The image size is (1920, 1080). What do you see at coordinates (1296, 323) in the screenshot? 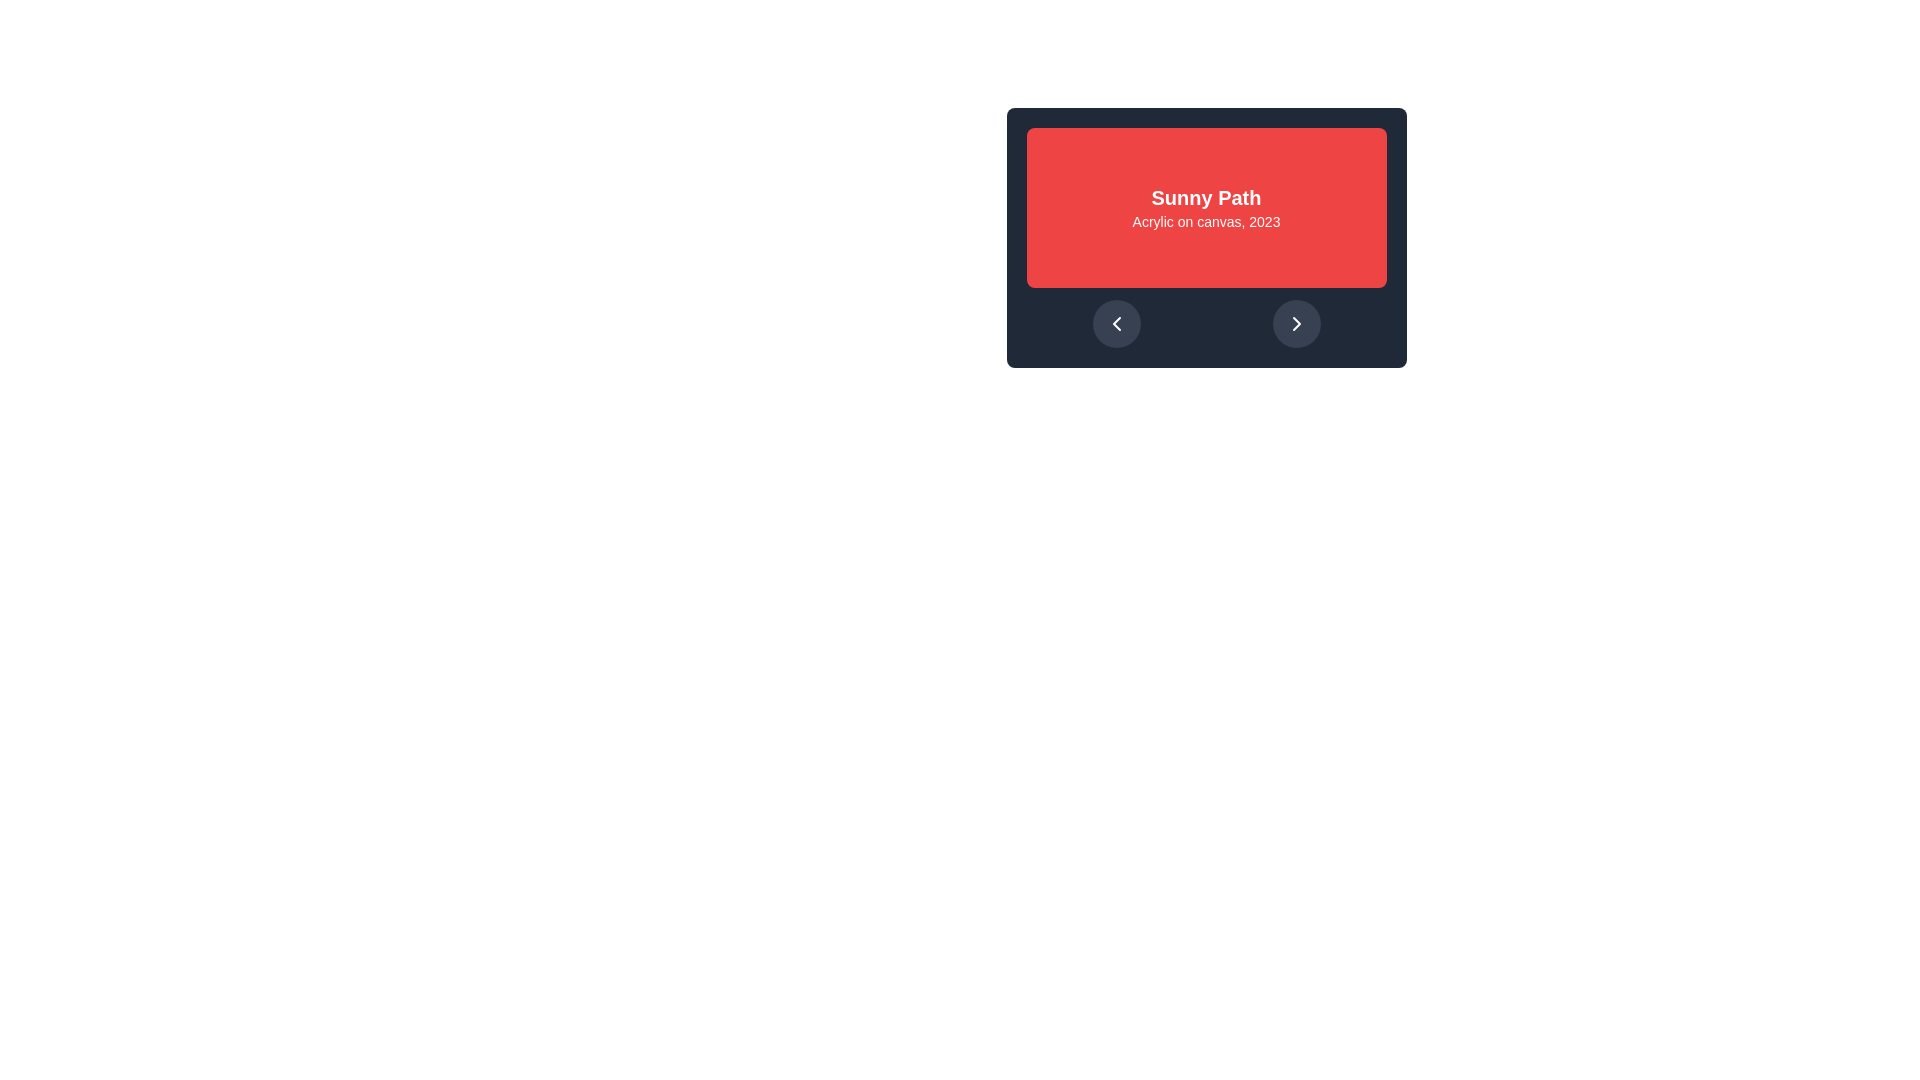
I see `the chevron right-arrow icon located in the bottom-right section of a black rectangular area` at bounding box center [1296, 323].